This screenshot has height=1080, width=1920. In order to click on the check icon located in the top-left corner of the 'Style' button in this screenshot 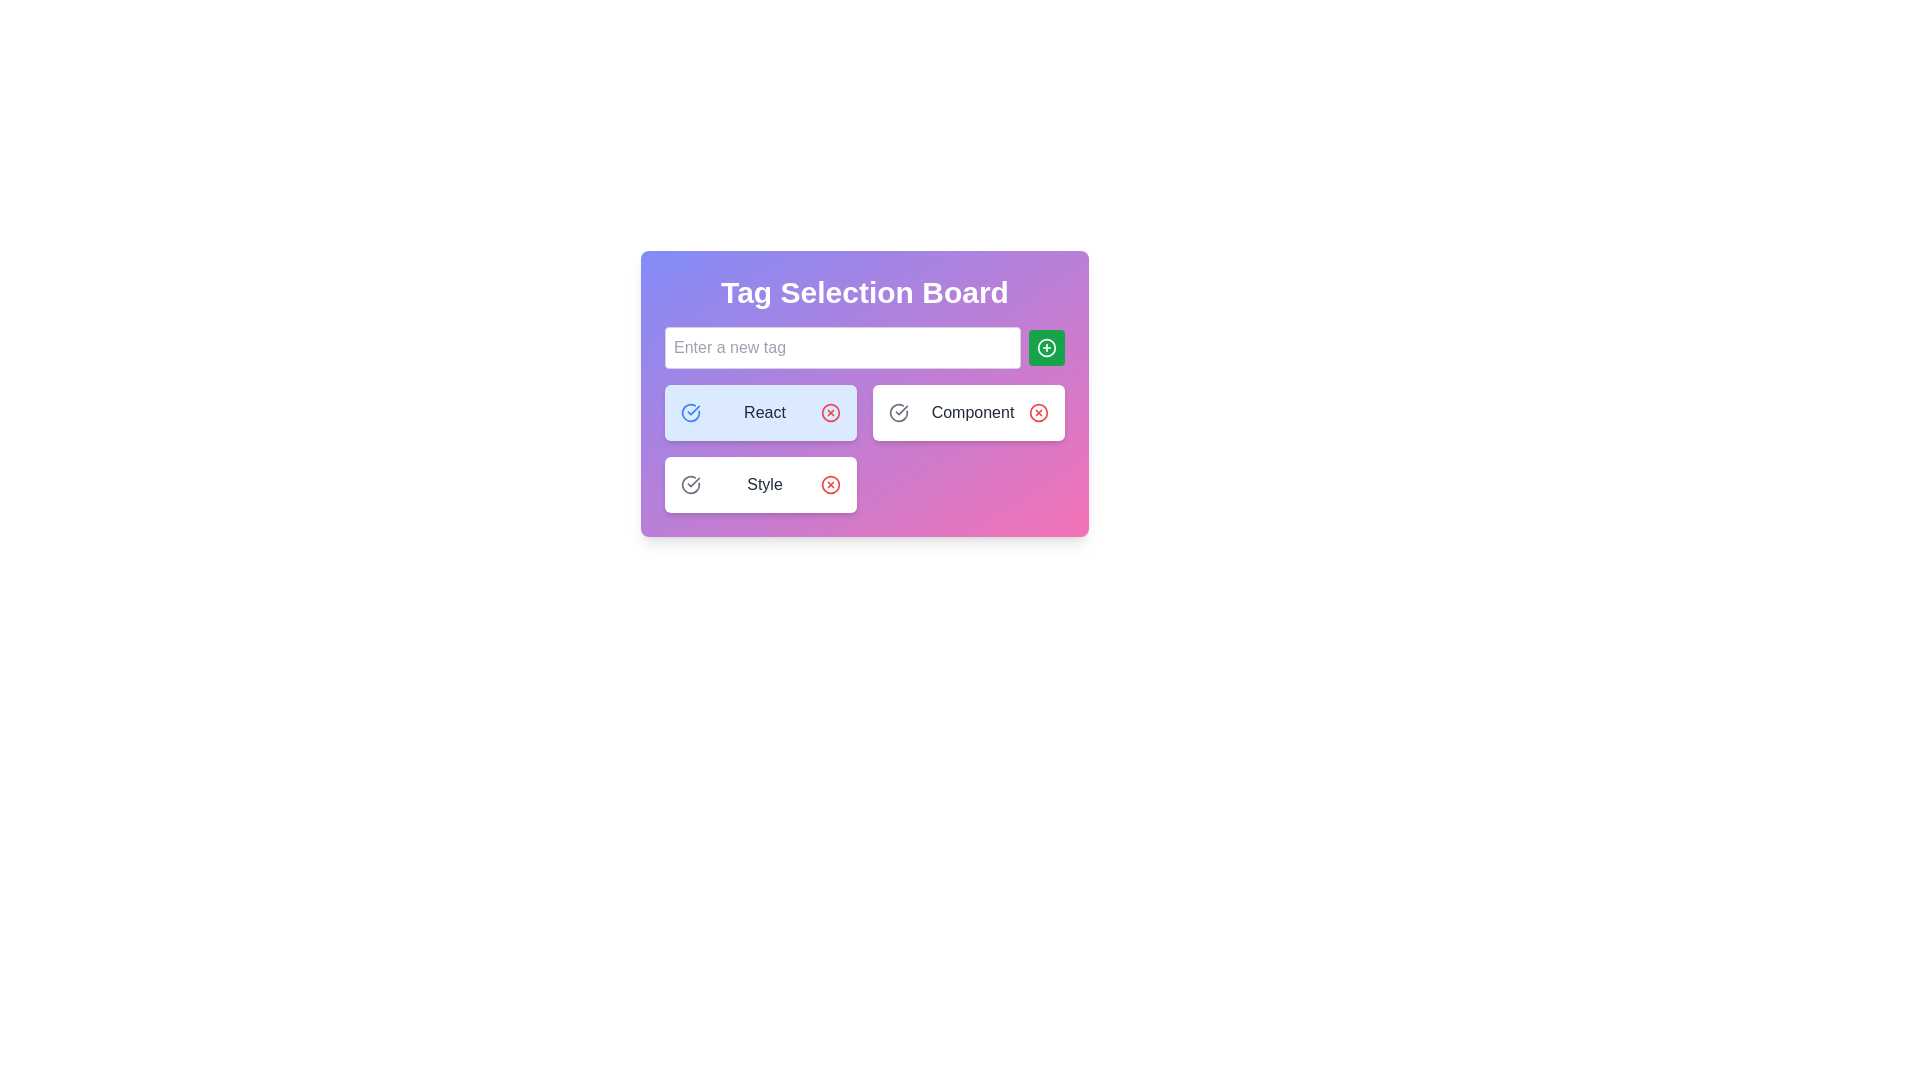, I will do `click(691, 485)`.